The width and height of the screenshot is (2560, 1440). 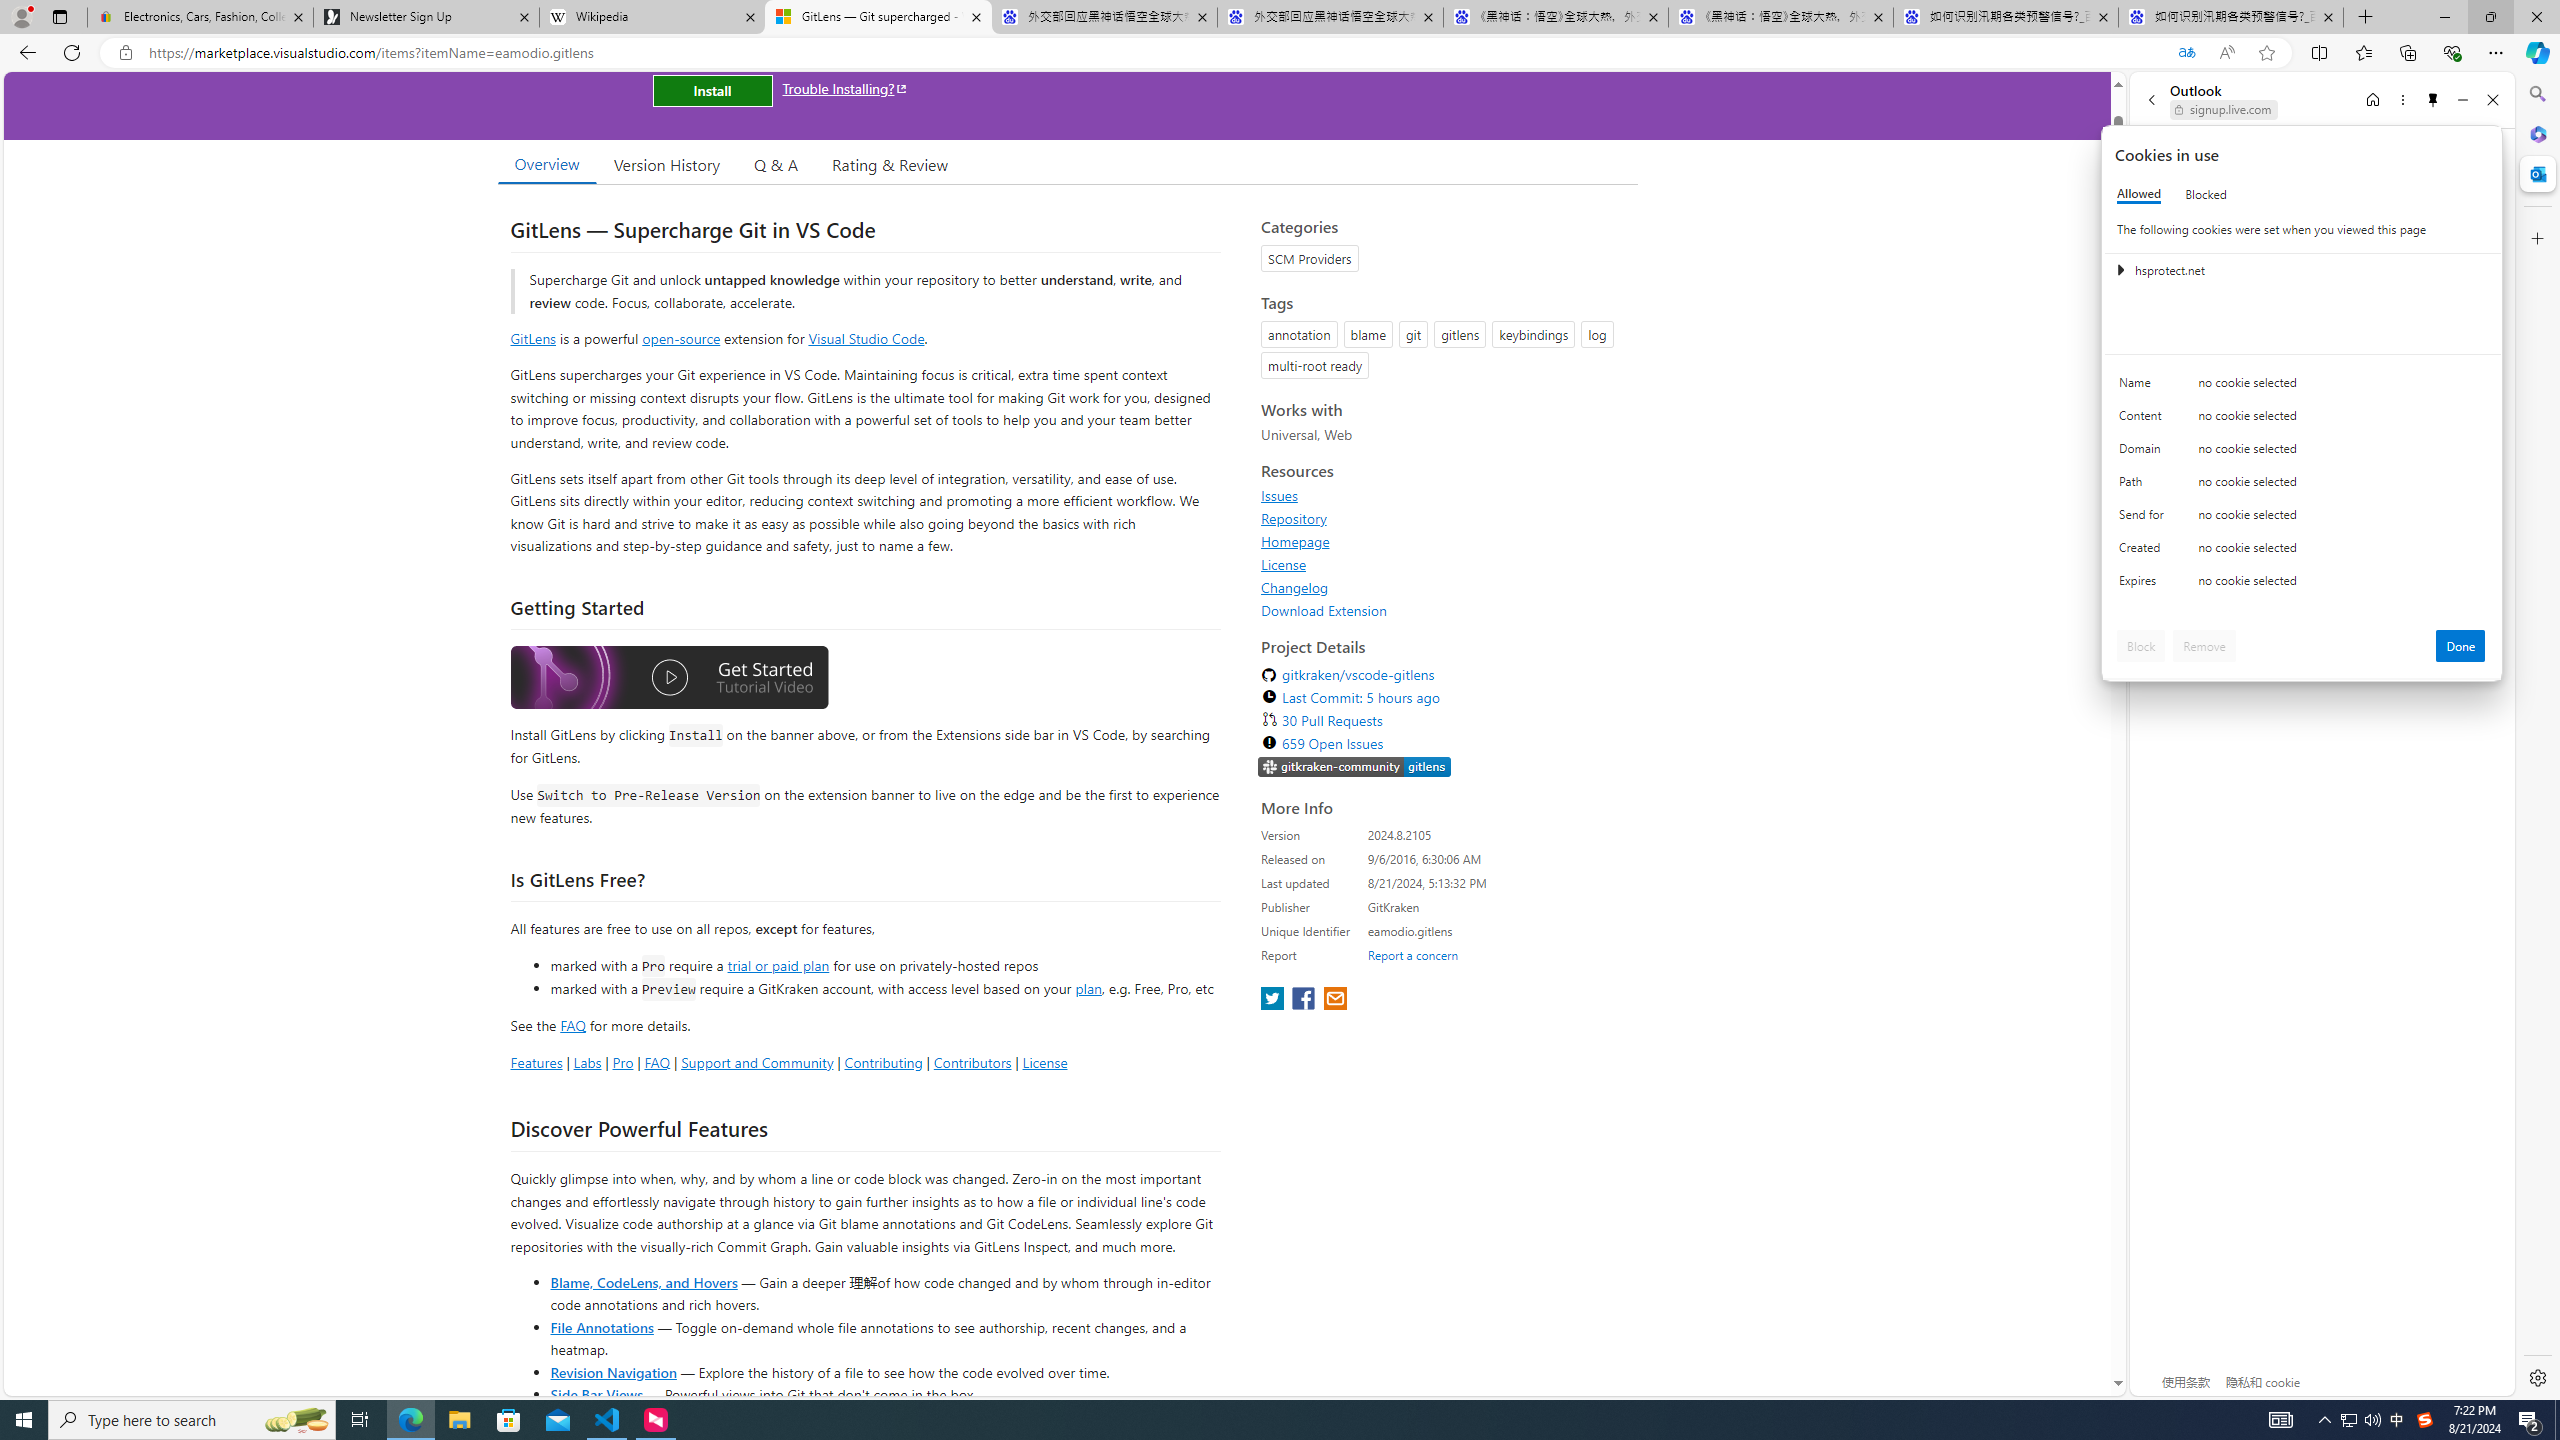 What do you see at coordinates (2144, 551) in the screenshot?
I see `'Created'` at bounding box center [2144, 551].